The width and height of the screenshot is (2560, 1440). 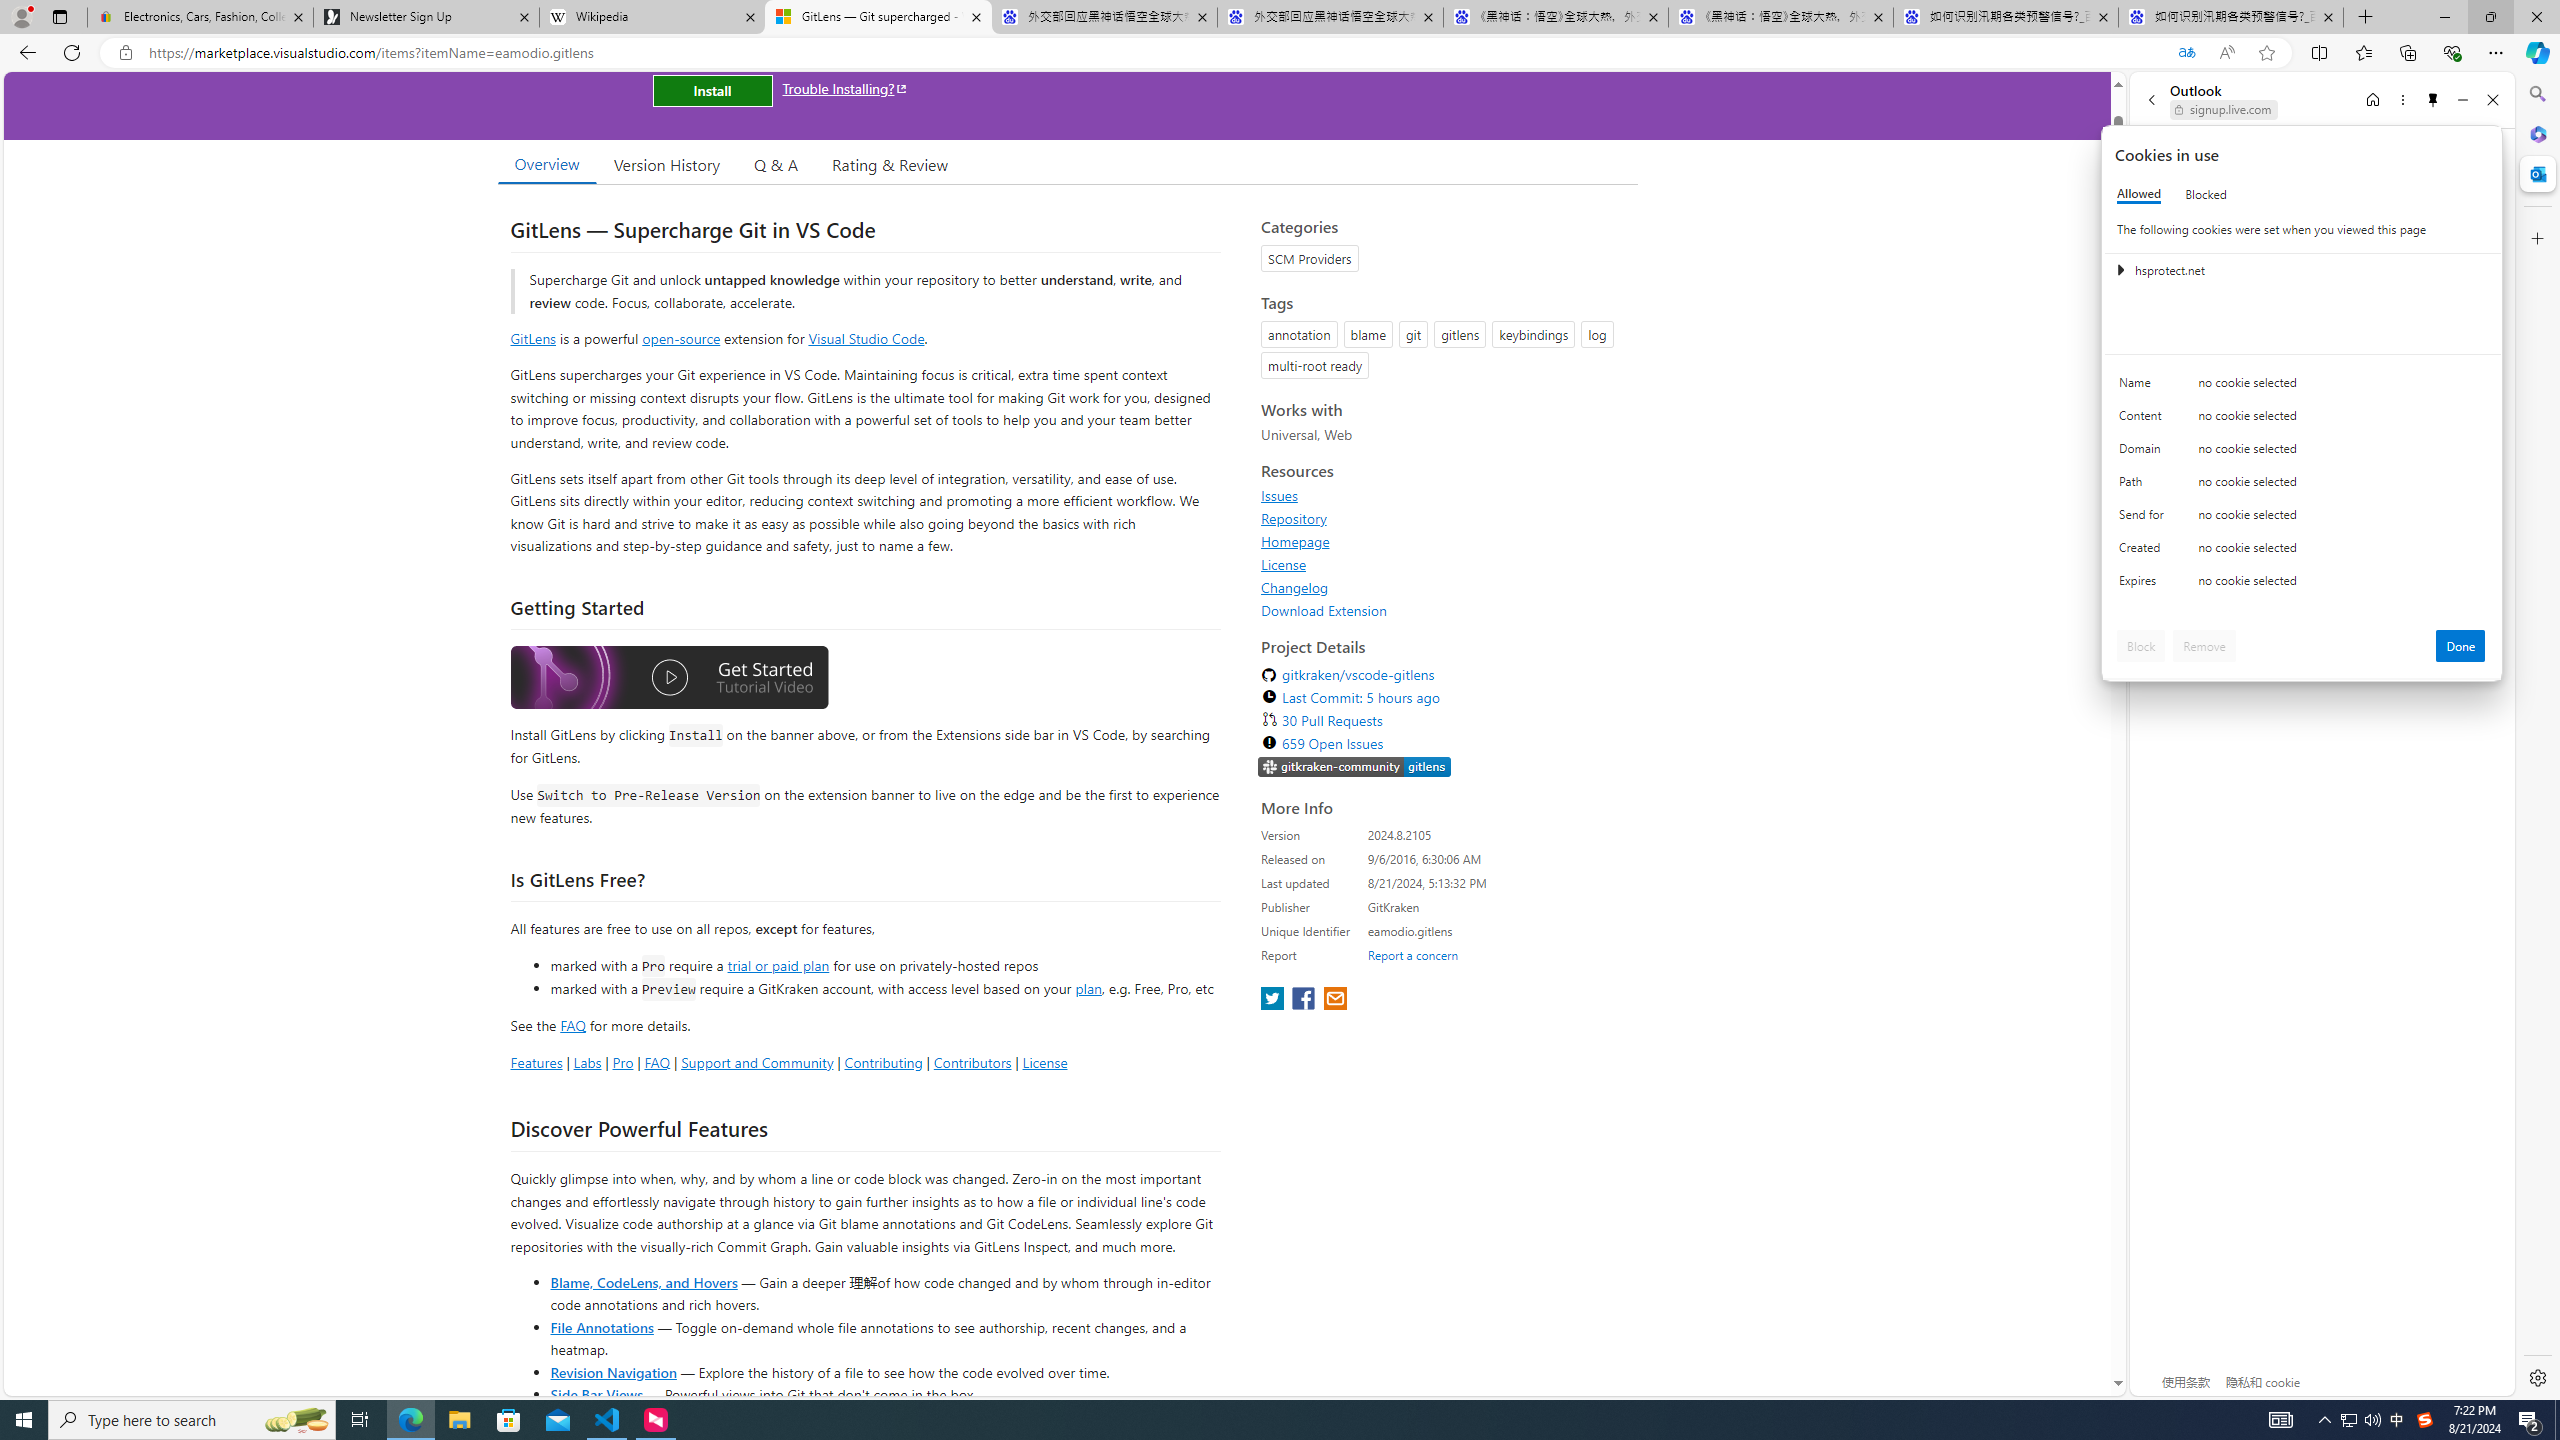 What do you see at coordinates (2144, 551) in the screenshot?
I see `'Created'` at bounding box center [2144, 551].